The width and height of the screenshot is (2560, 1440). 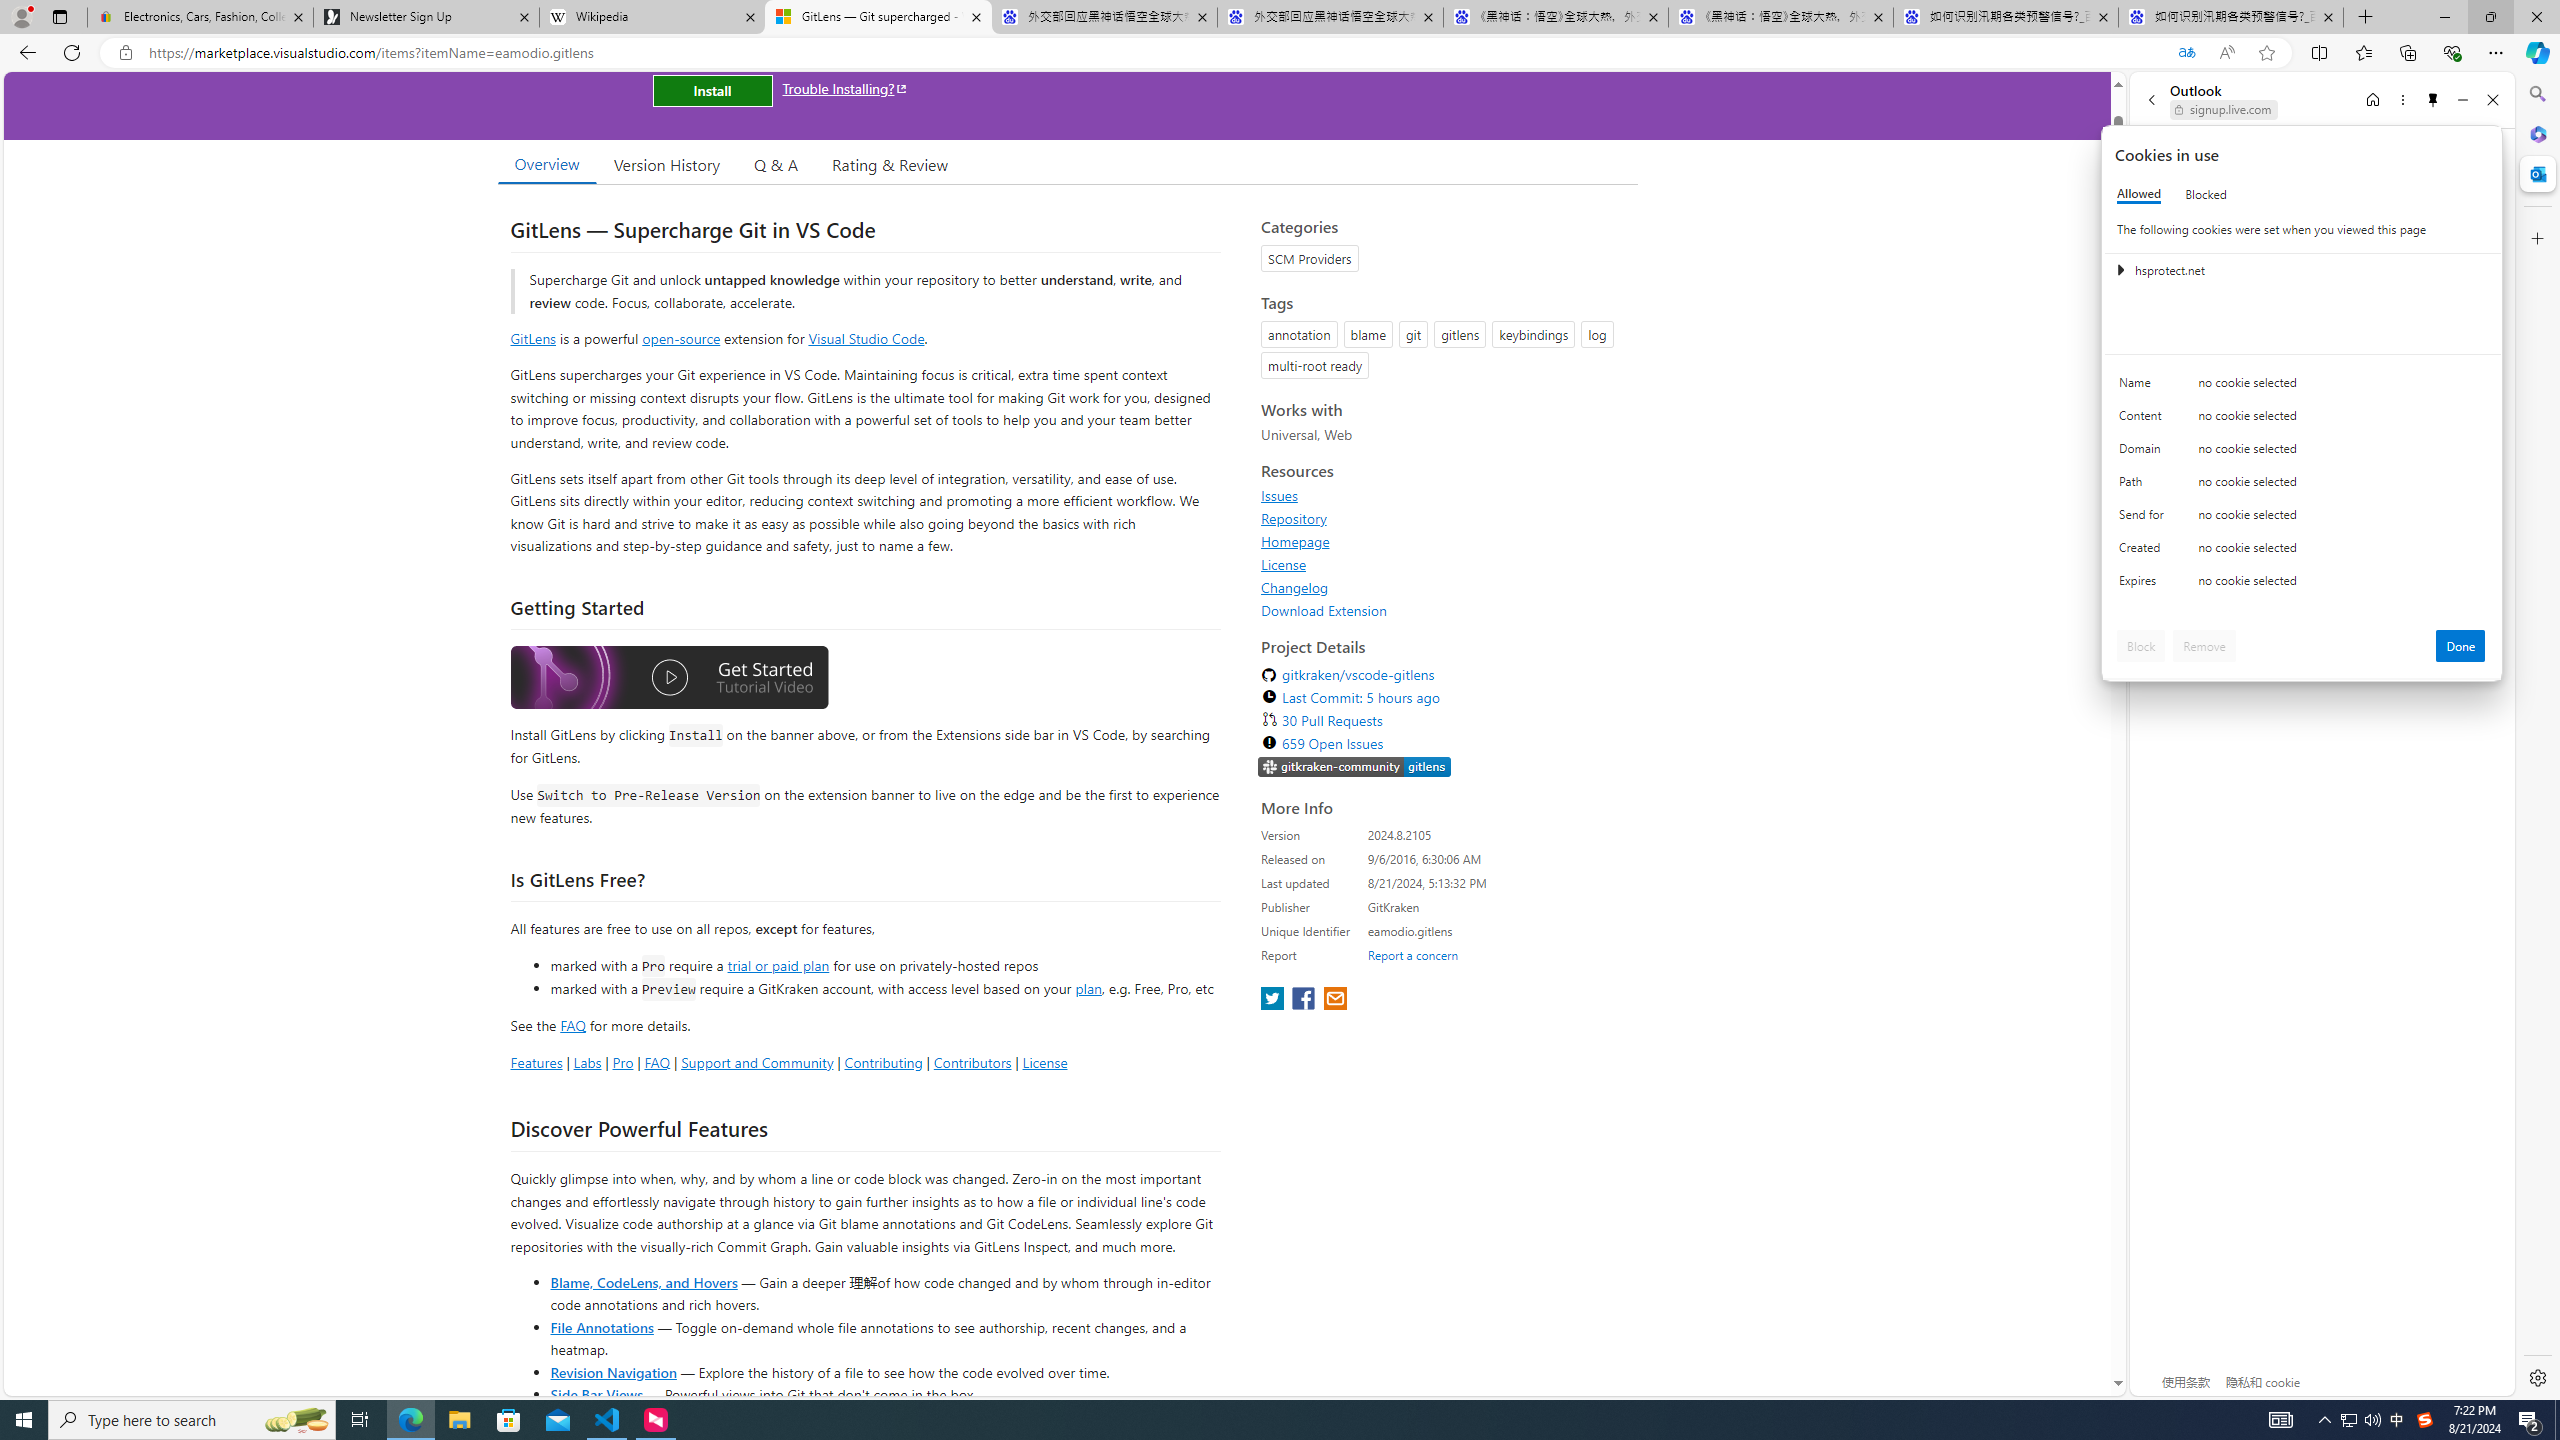 What do you see at coordinates (2144, 551) in the screenshot?
I see `'Created'` at bounding box center [2144, 551].